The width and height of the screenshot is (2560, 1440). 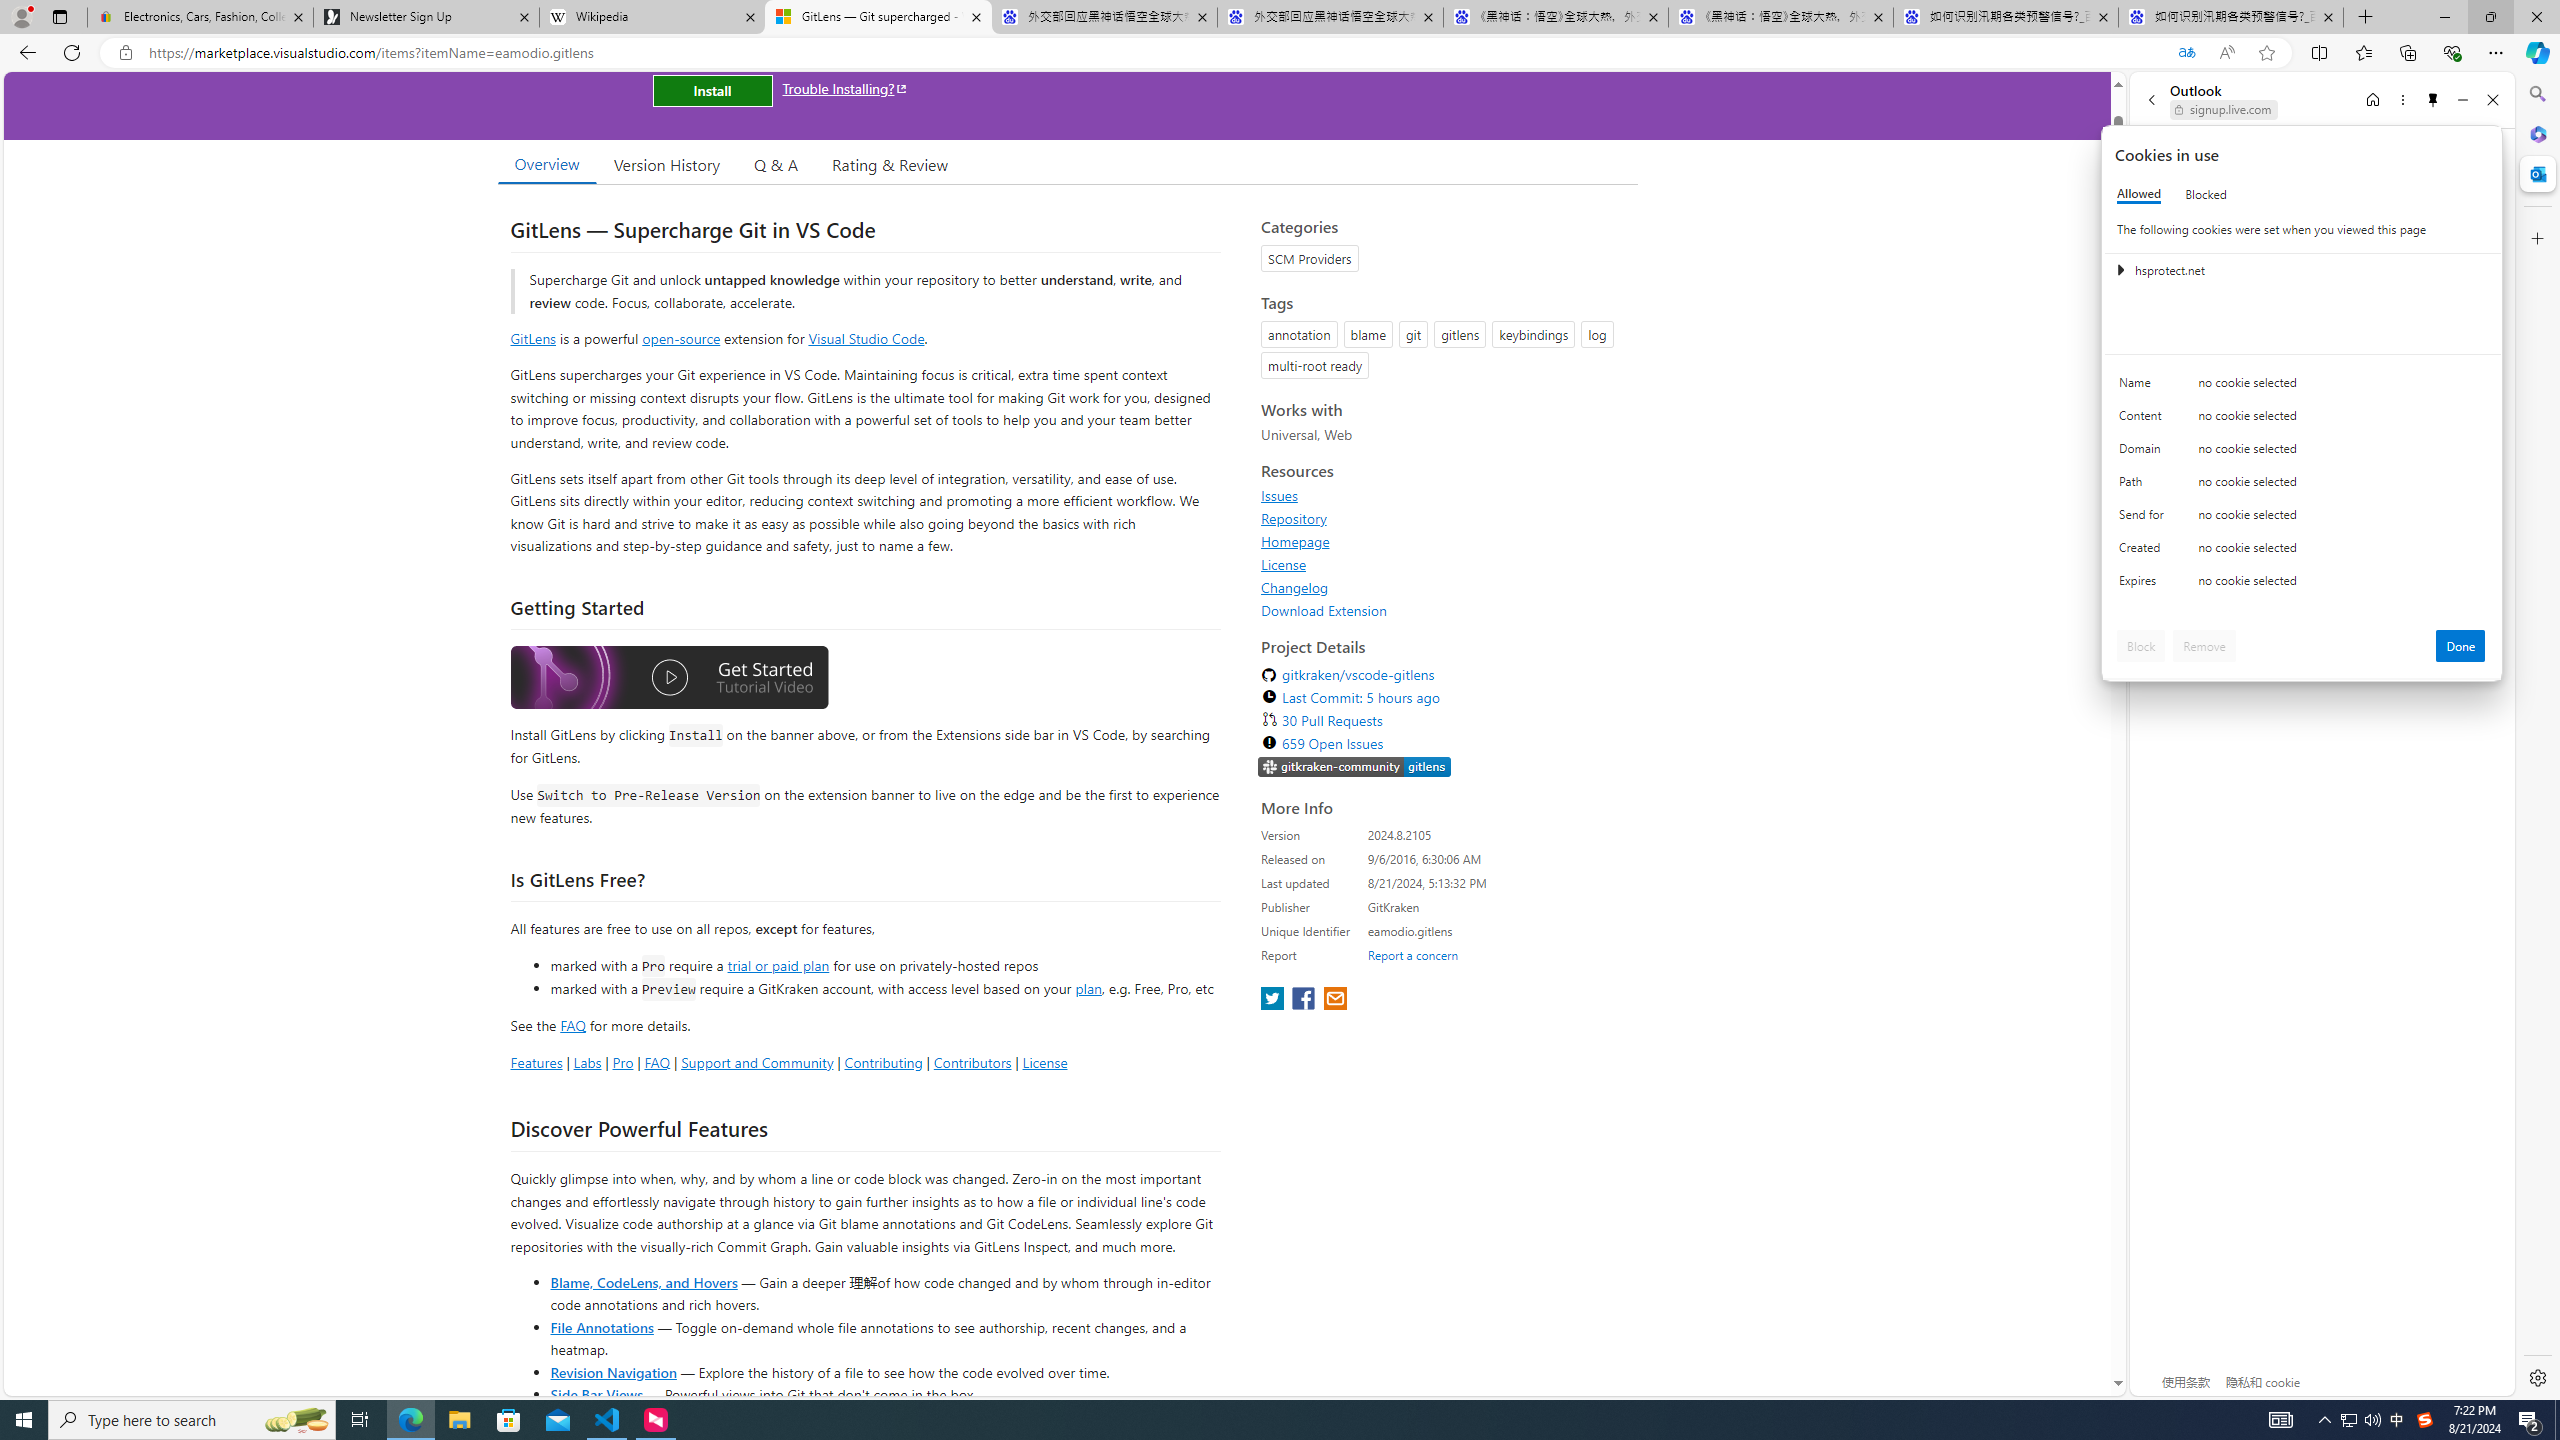 What do you see at coordinates (2144, 551) in the screenshot?
I see `'Created'` at bounding box center [2144, 551].